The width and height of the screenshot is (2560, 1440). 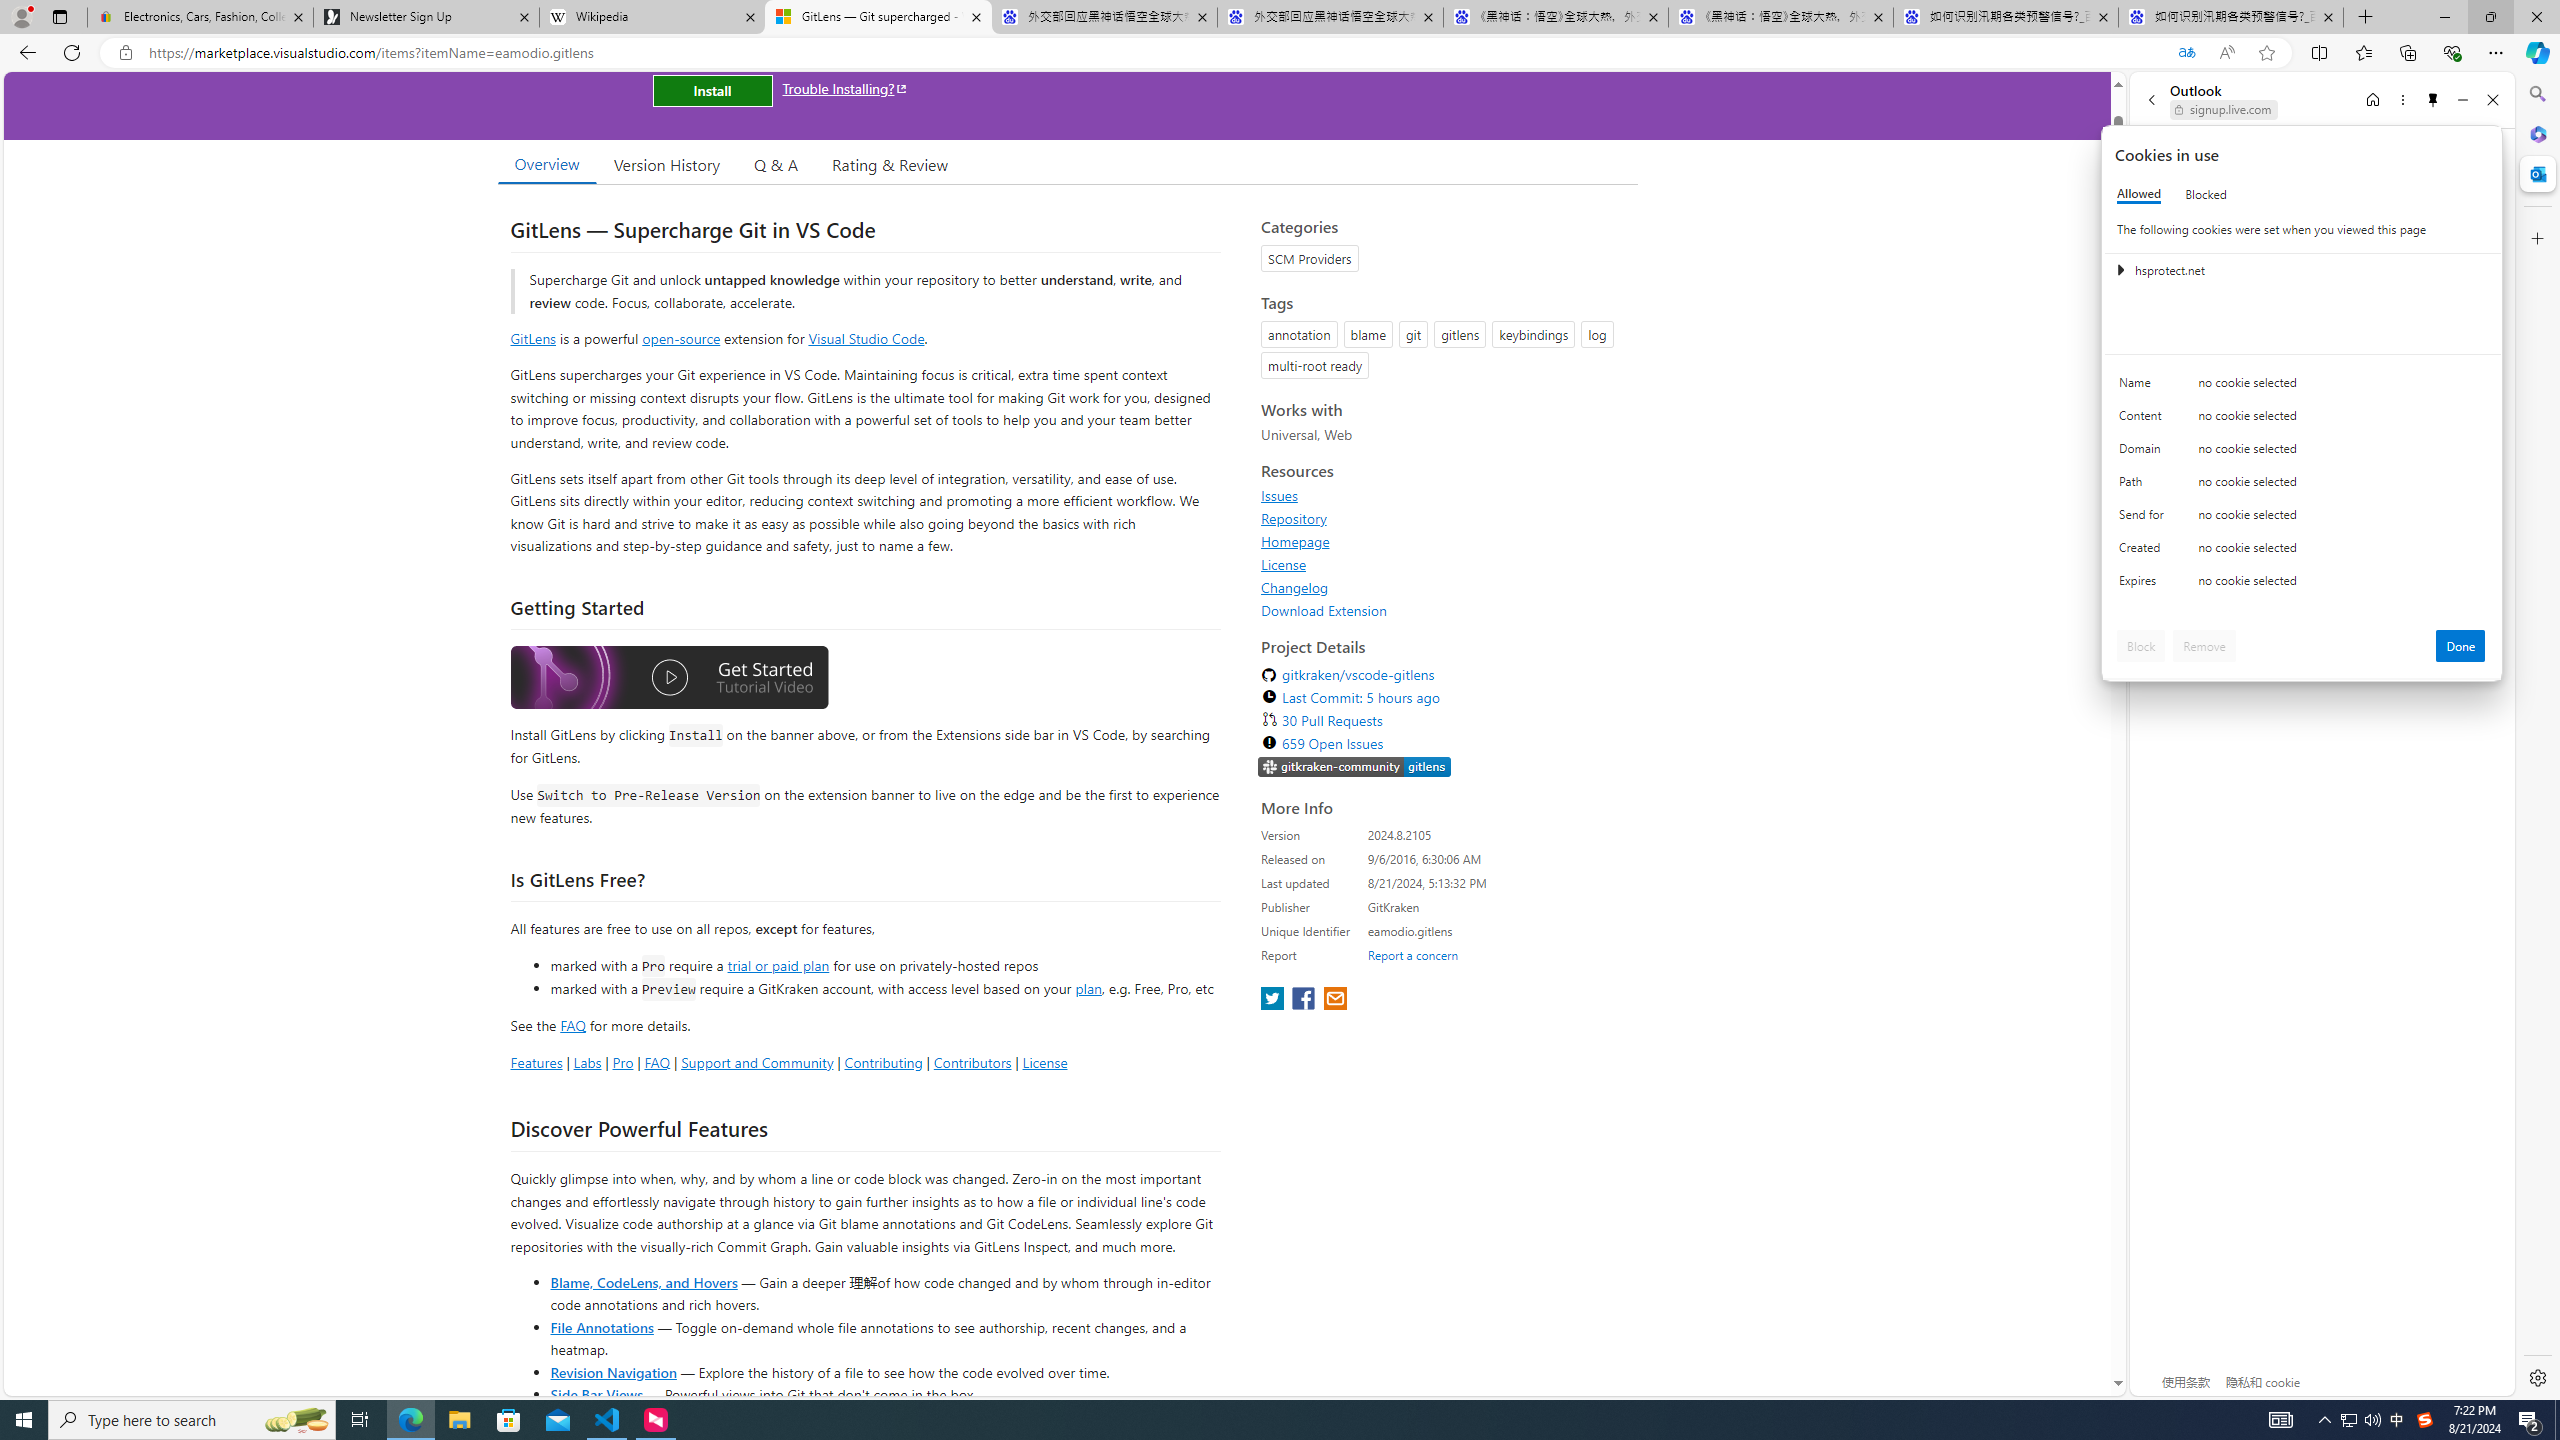 What do you see at coordinates (2144, 551) in the screenshot?
I see `'Created'` at bounding box center [2144, 551].